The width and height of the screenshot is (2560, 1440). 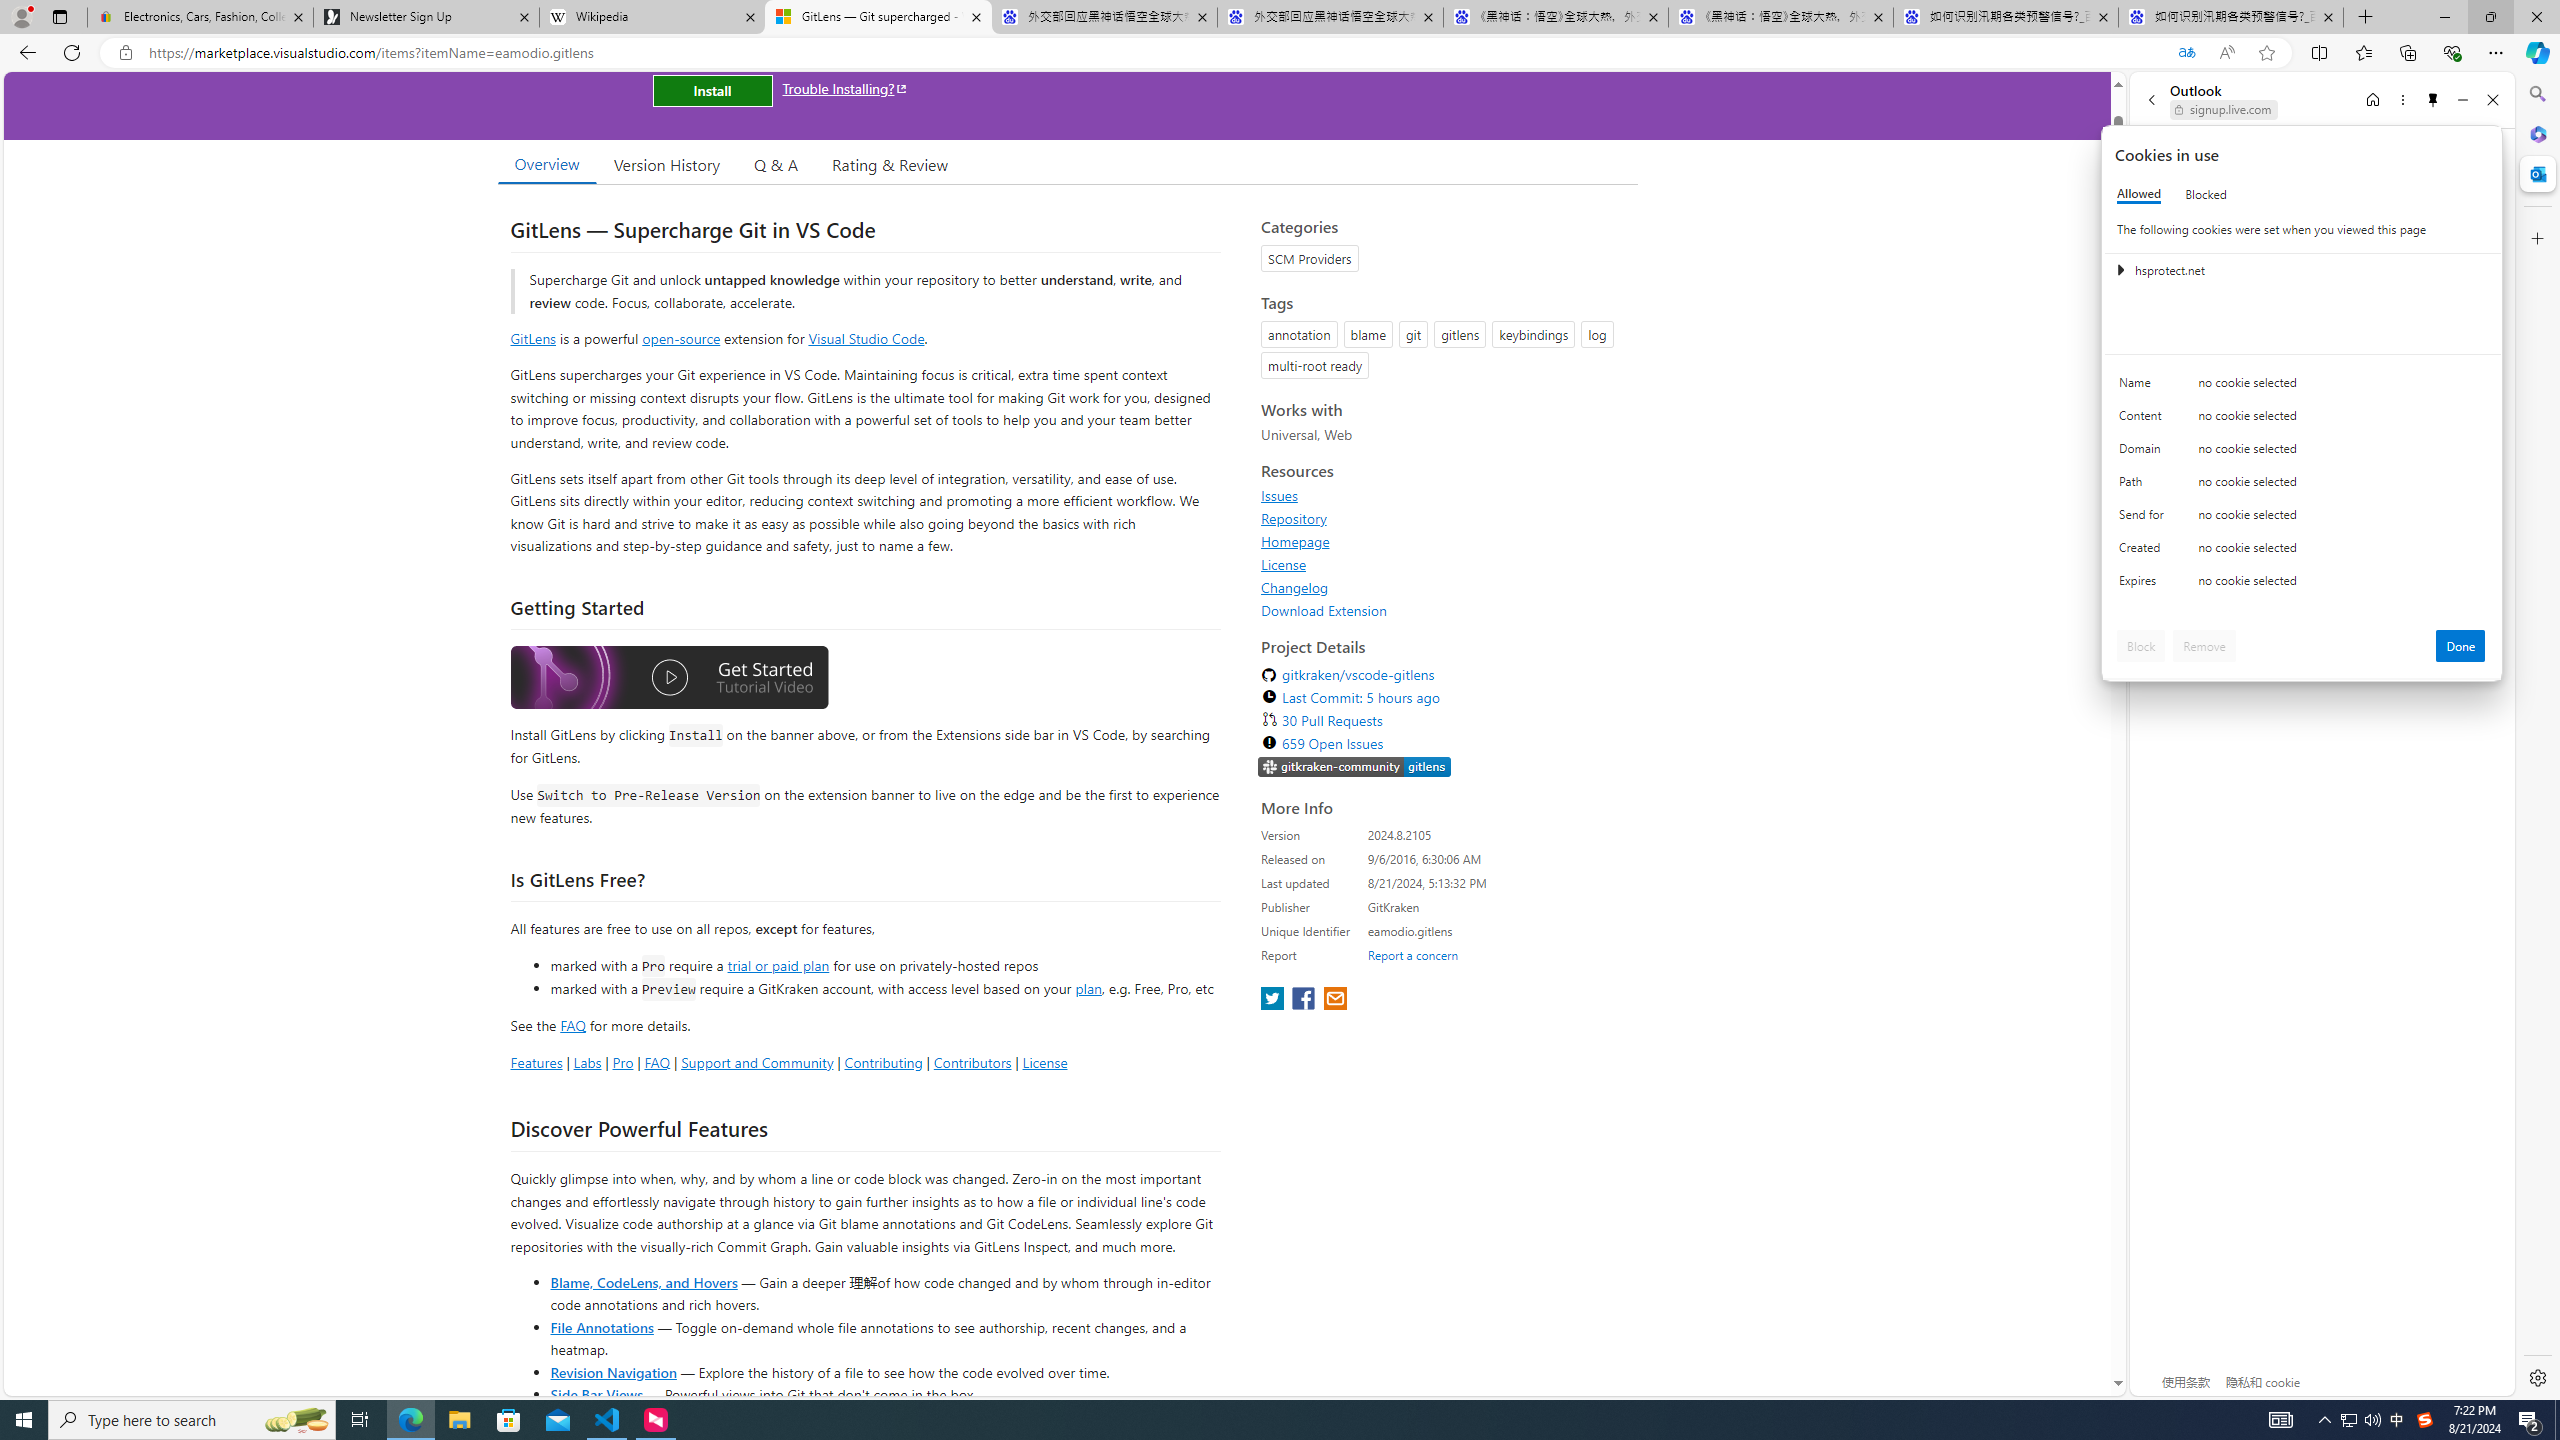 What do you see at coordinates (2144, 551) in the screenshot?
I see `'Created'` at bounding box center [2144, 551].